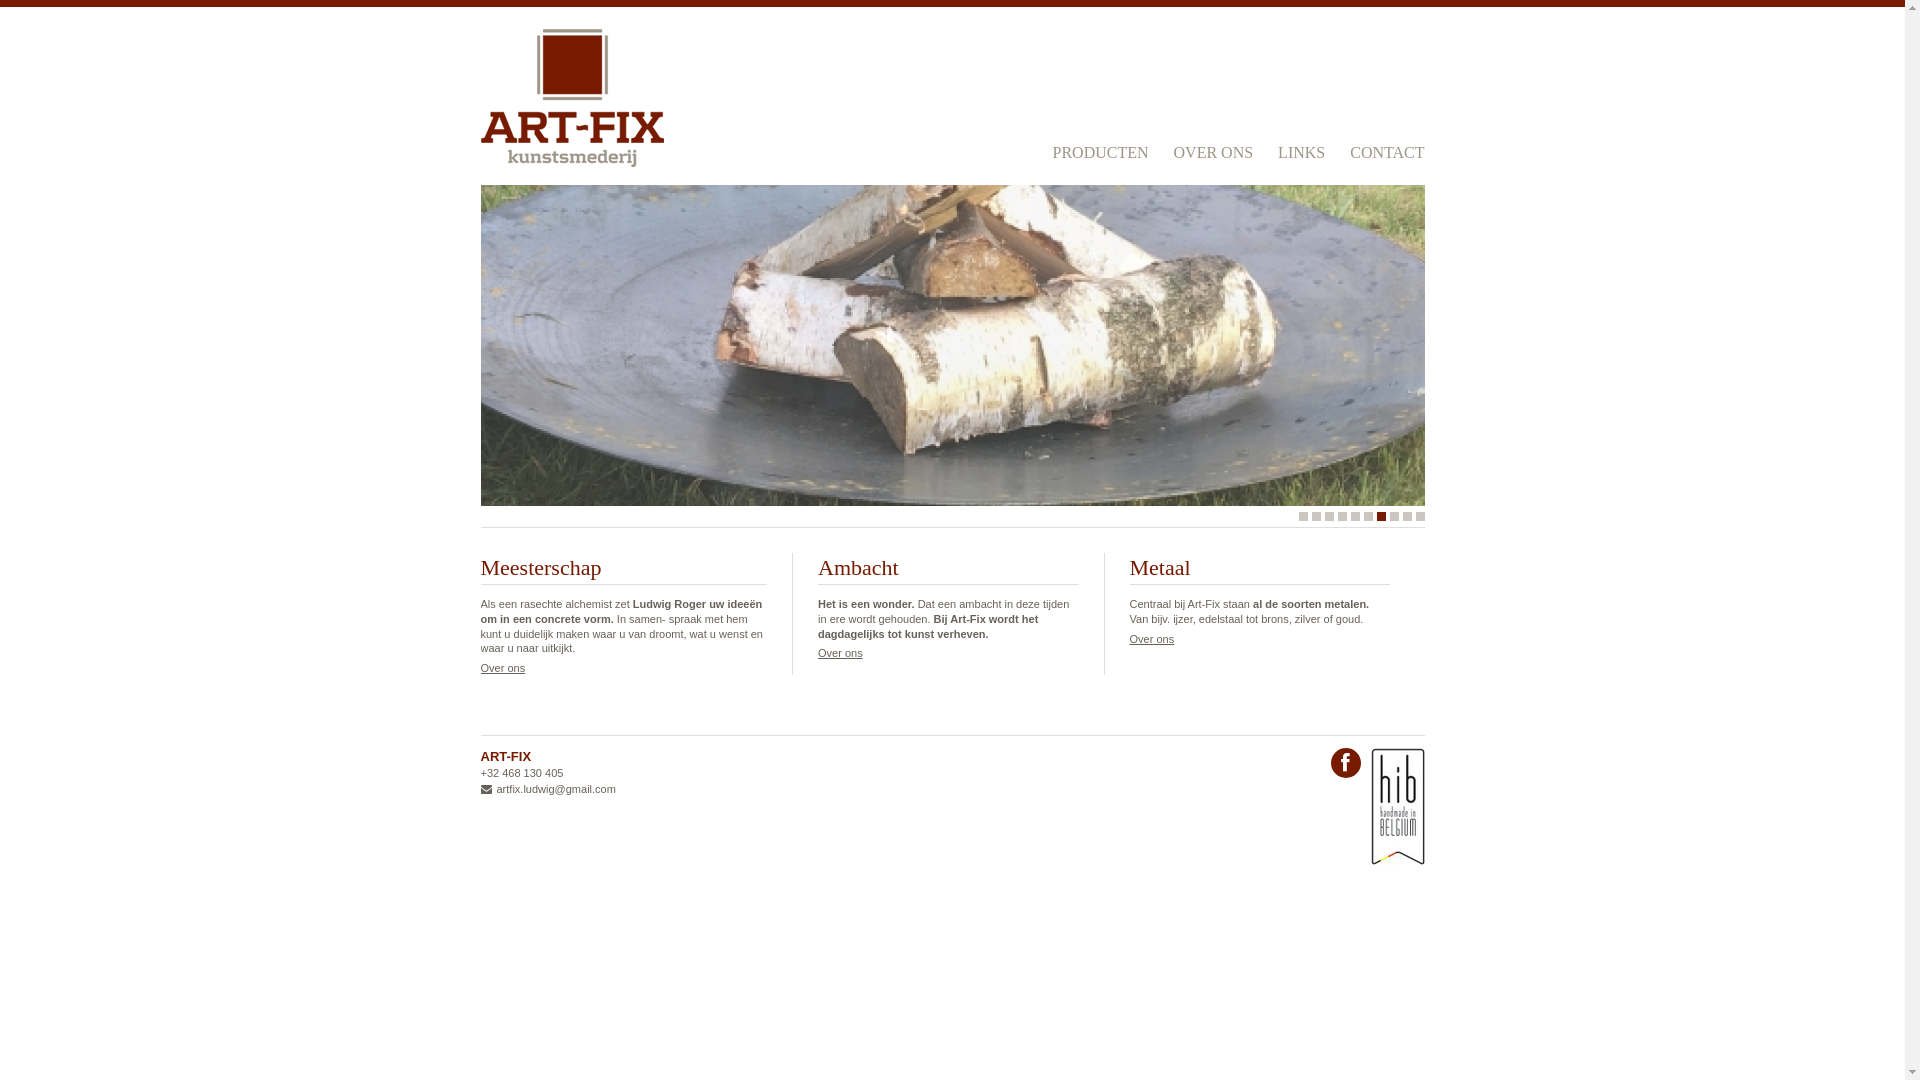  What do you see at coordinates (547, 788) in the screenshot?
I see `'artfix.ludwig@gmail.com'` at bounding box center [547, 788].